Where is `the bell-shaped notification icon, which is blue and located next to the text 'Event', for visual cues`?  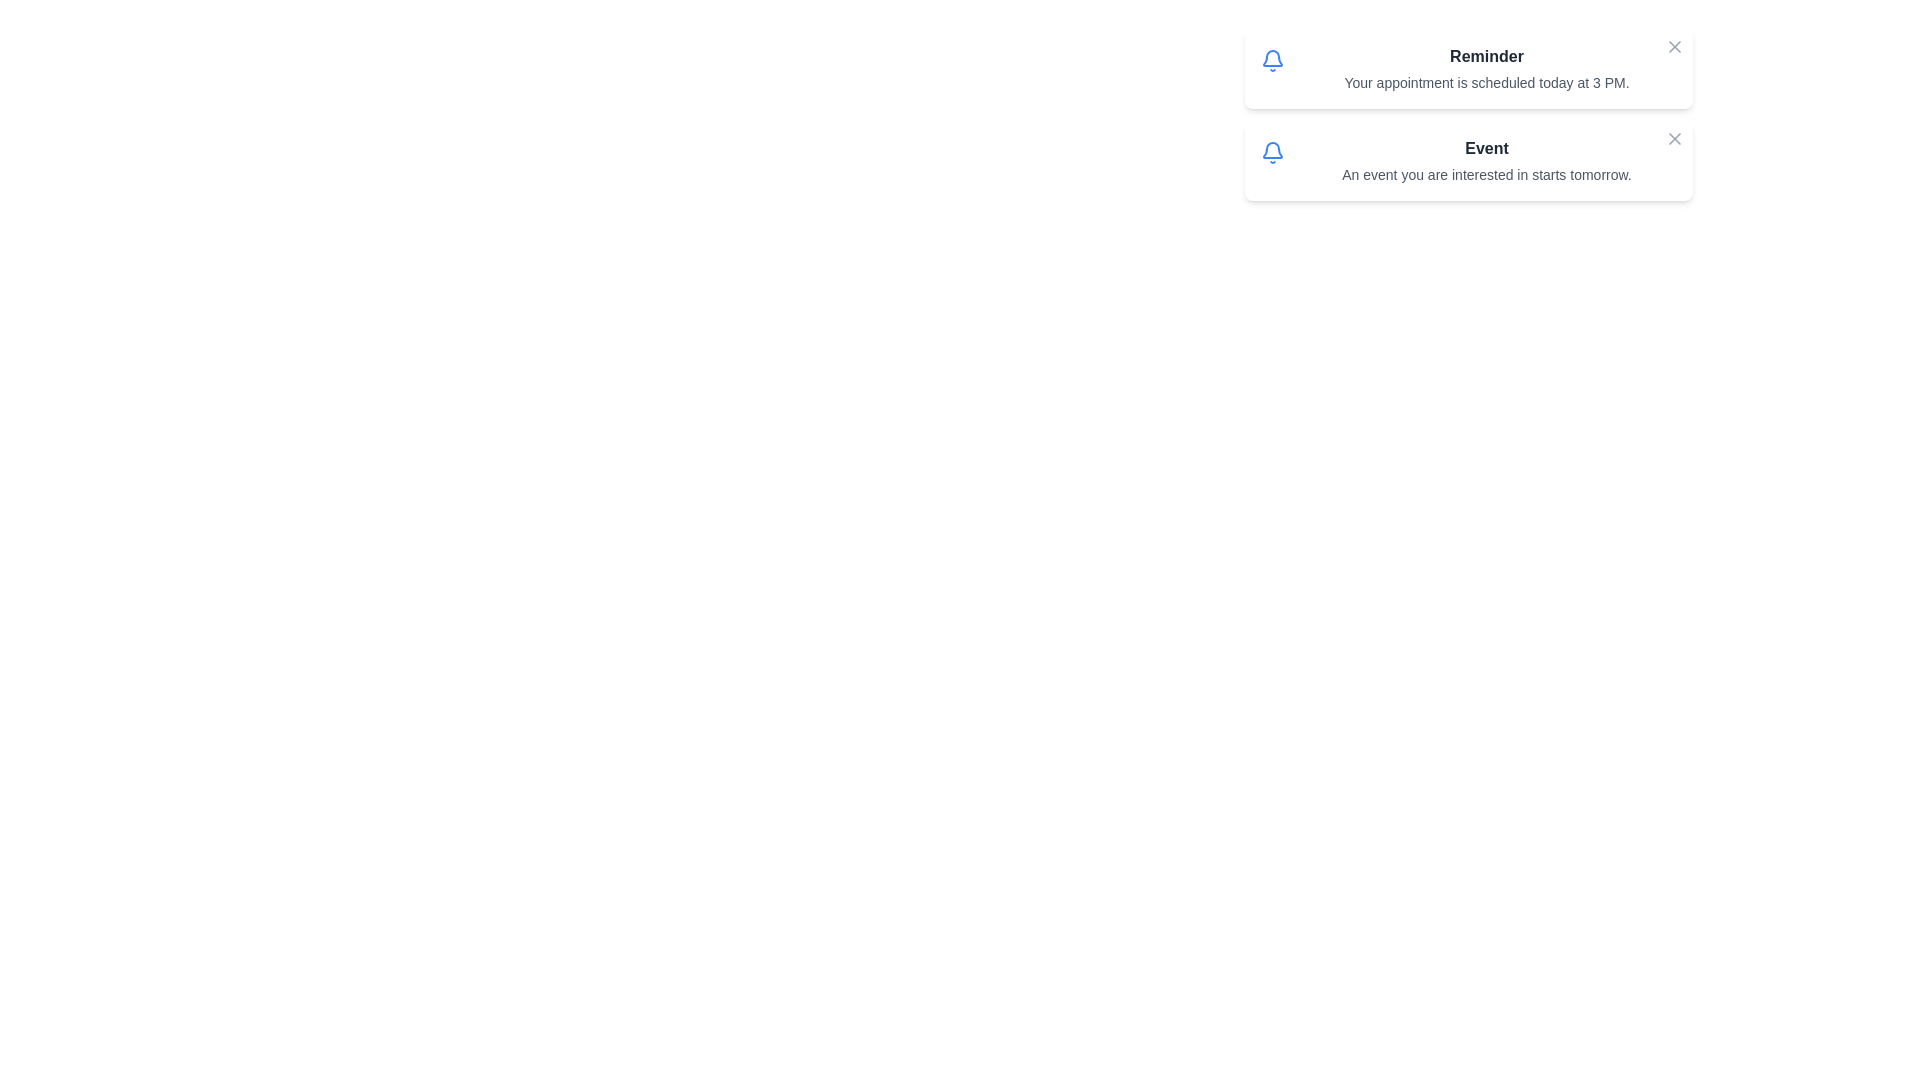 the bell-shaped notification icon, which is blue and located next to the text 'Event', for visual cues is located at coordinates (1271, 152).